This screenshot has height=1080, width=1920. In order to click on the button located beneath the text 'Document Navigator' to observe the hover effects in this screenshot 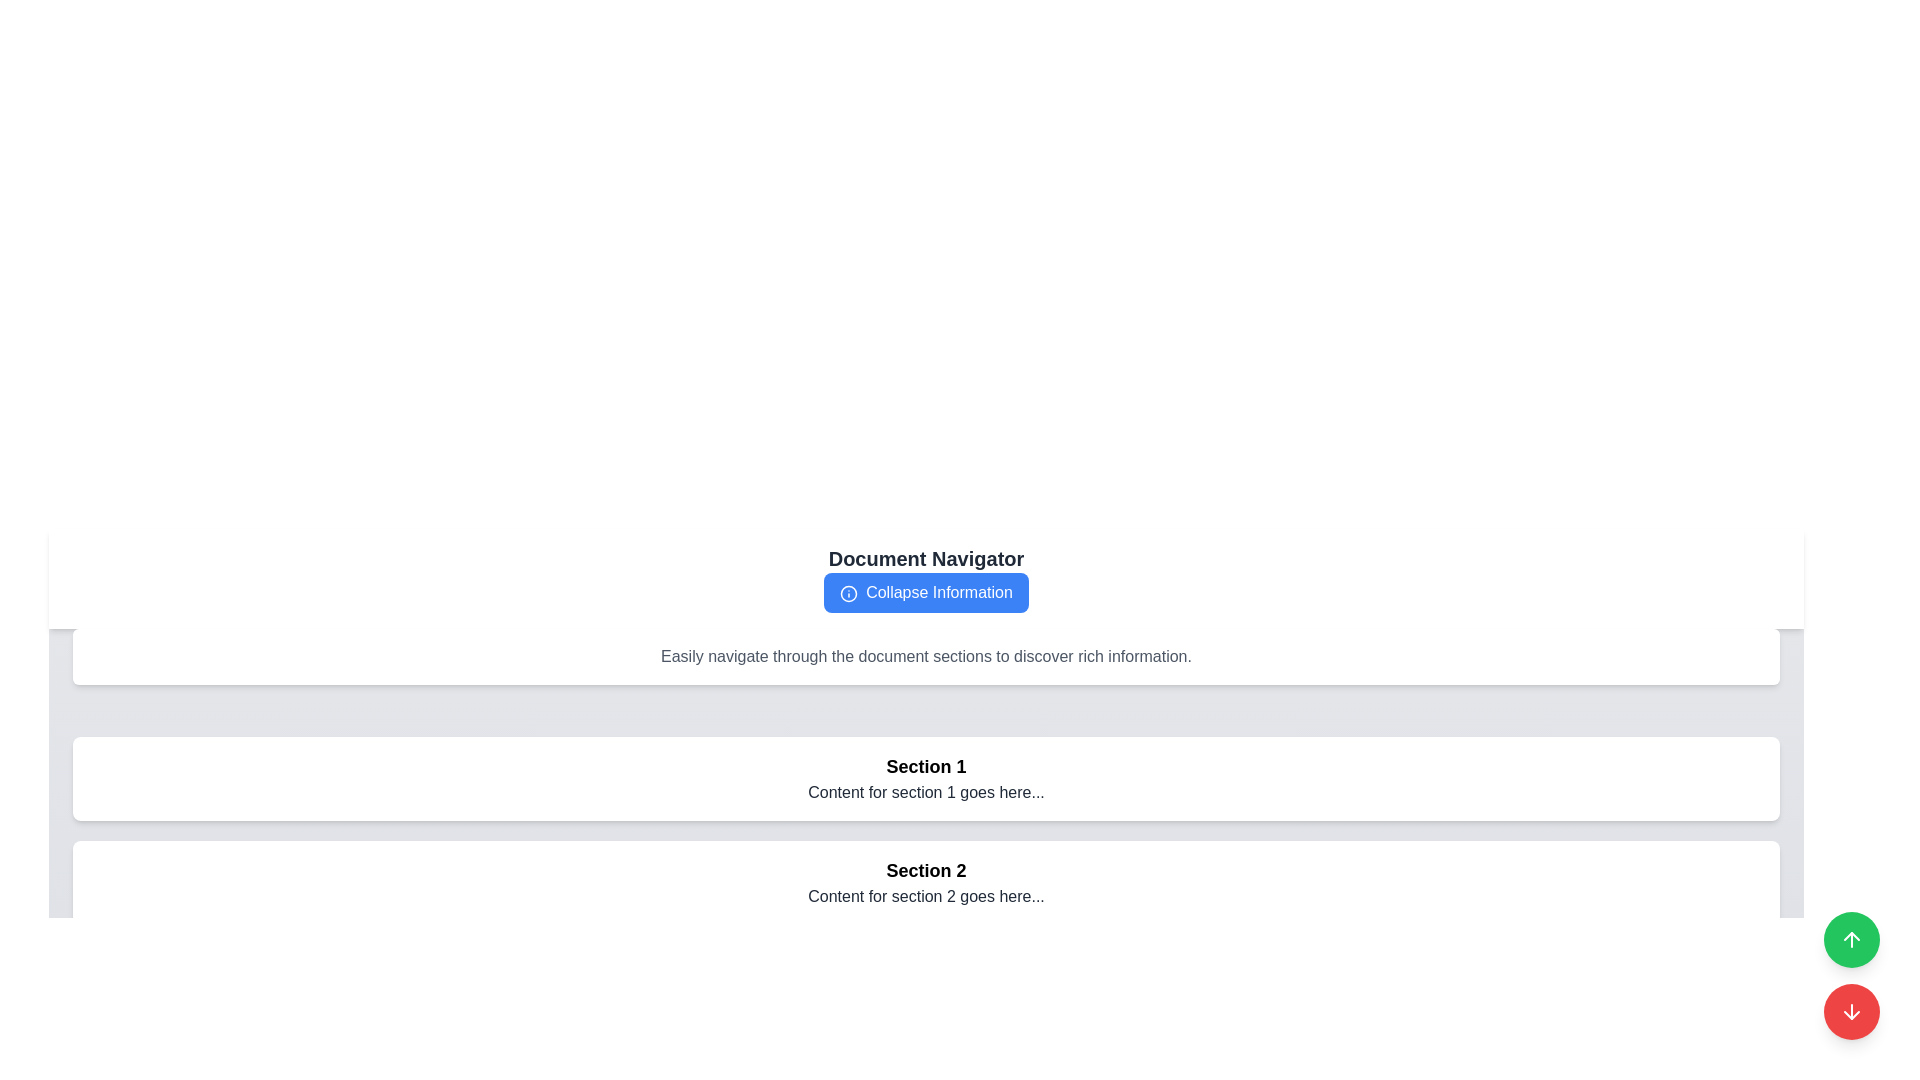, I will do `click(925, 592)`.